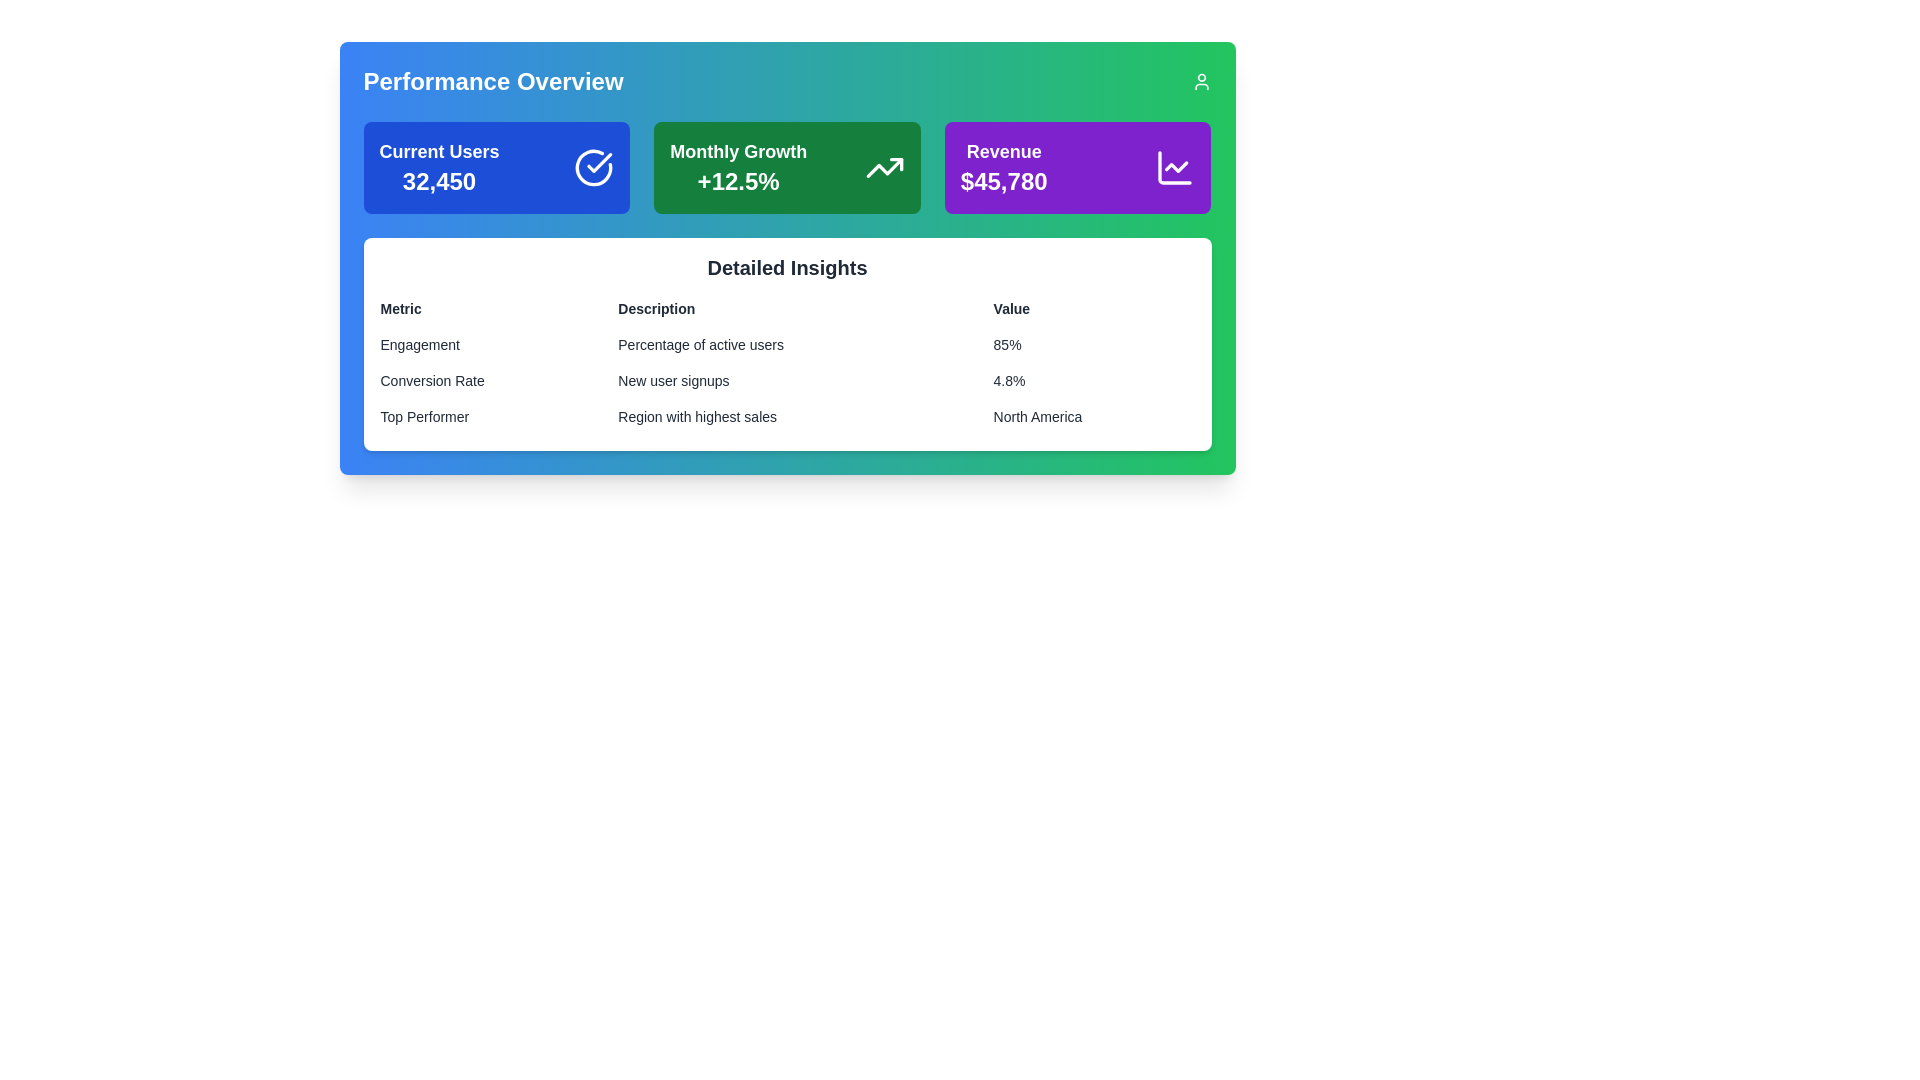 Image resolution: width=1920 pixels, height=1080 pixels. What do you see at coordinates (737, 150) in the screenshot?
I see `the 'Monthly Growth' text label, which is bold and slightly larger than nearby text, situated on a green rectangular background` at bounding box center [737, 150].